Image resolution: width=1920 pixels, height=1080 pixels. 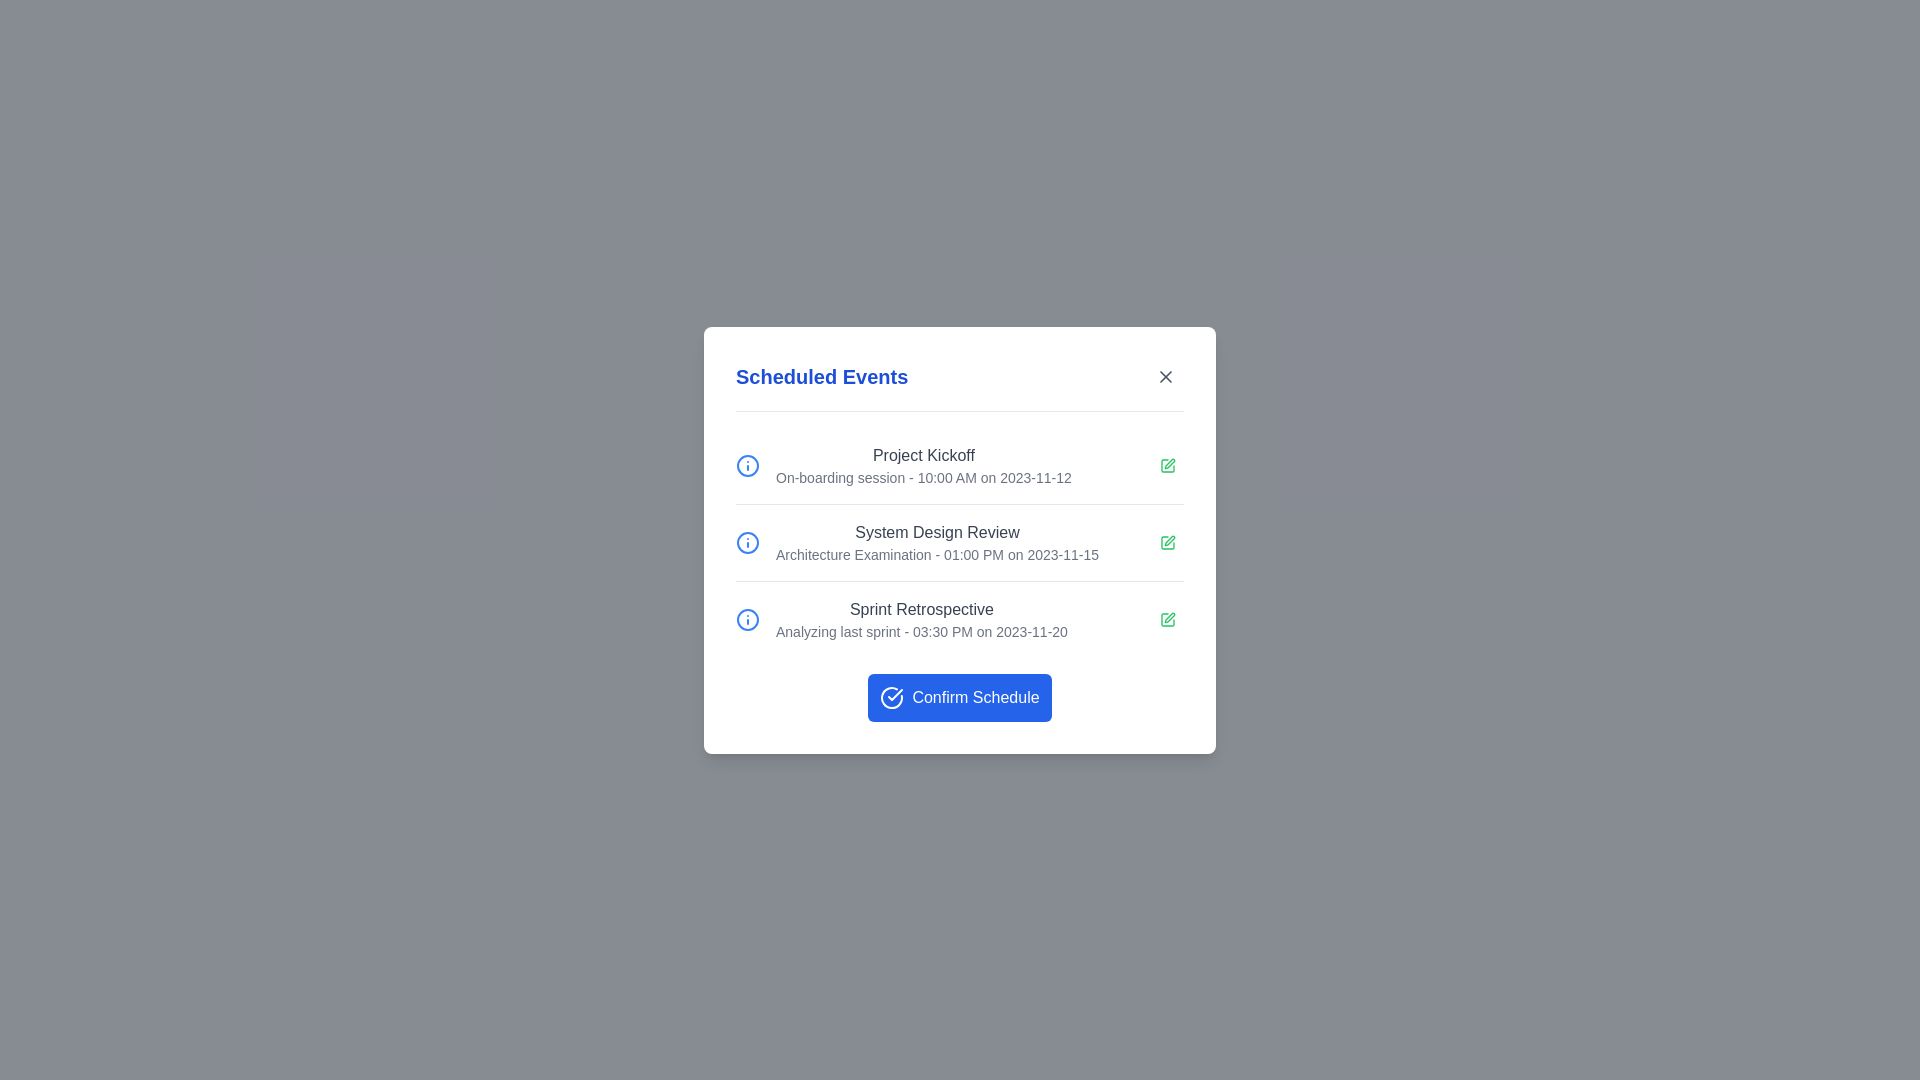 What do you see at coordinates (1167, 465) in the screenshot?
I see `the interactive element Edit Button for Project Kickoff to observe its hover effect` at bounding box center [1167, 465].